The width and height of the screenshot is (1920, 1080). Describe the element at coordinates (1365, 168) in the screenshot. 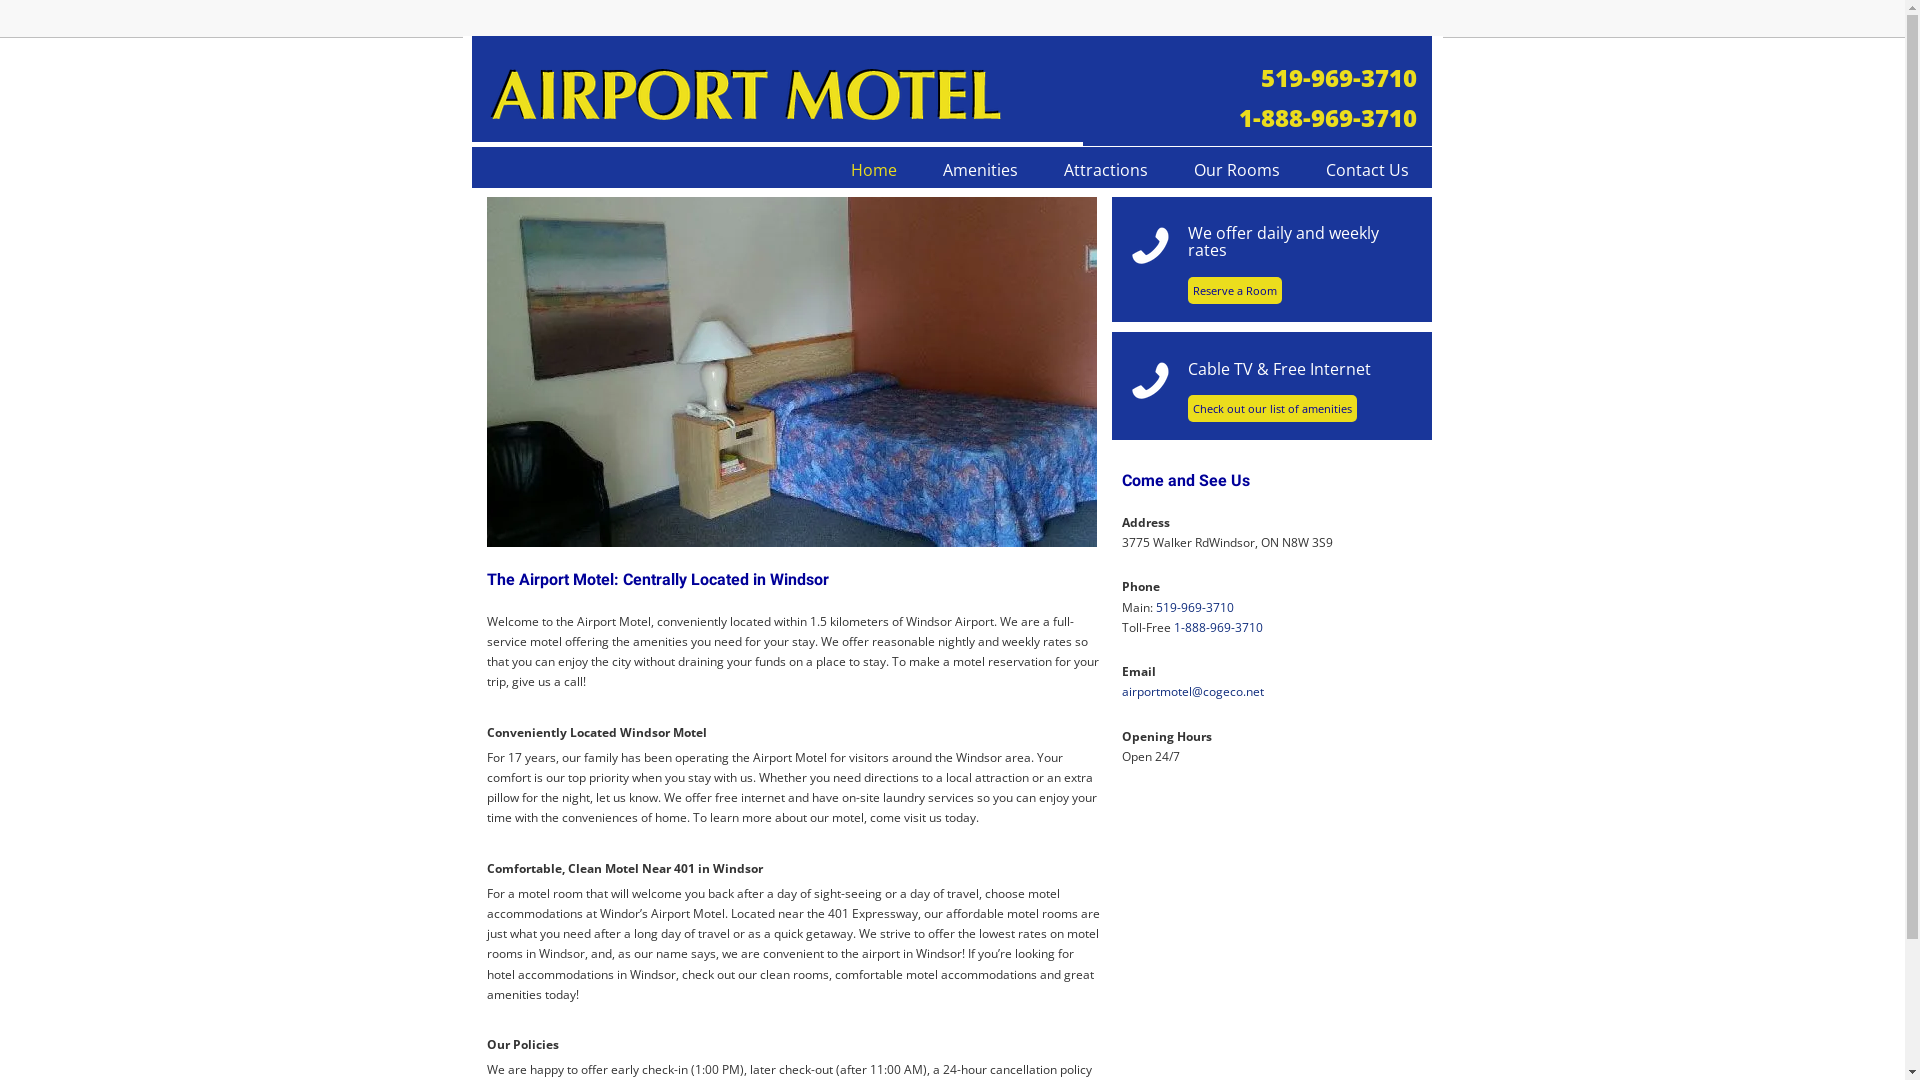

I see `'Contact Us'` at that location.